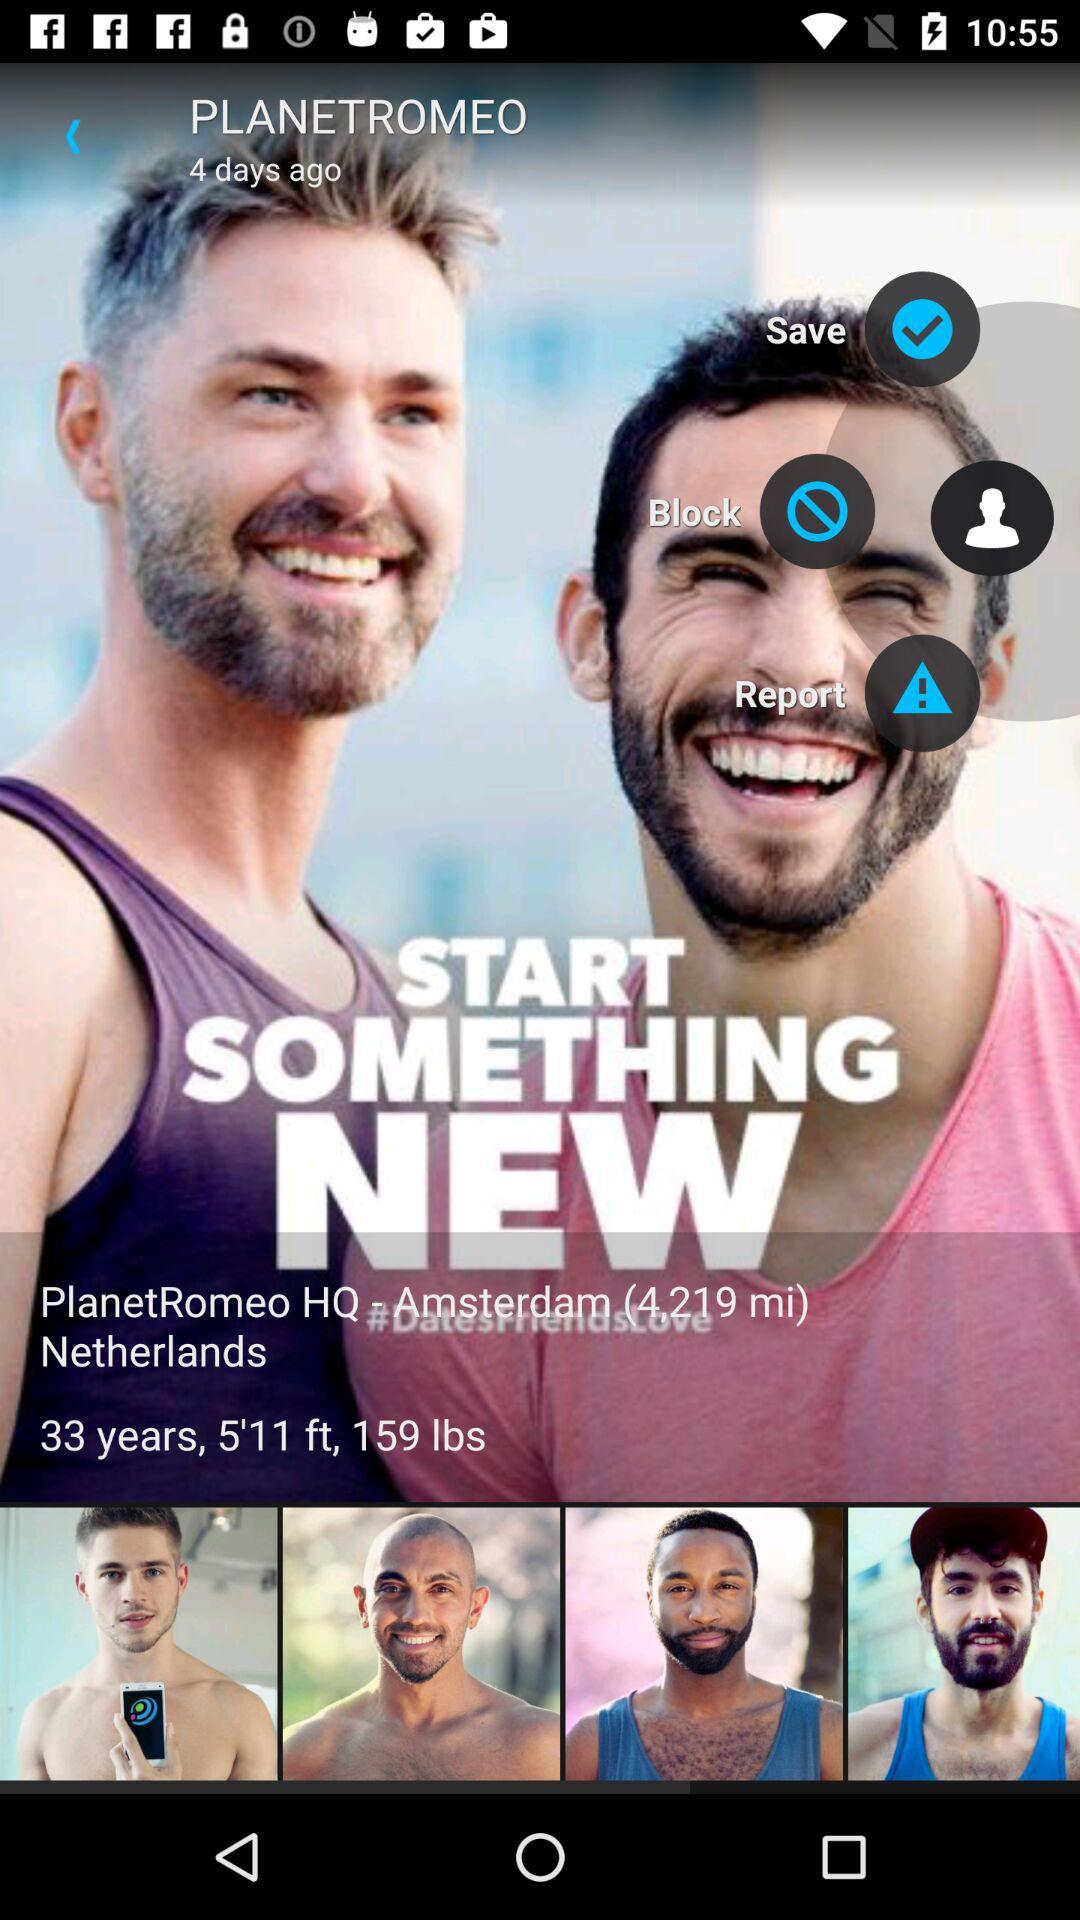 This screenshot has height=1920, width=1080. What do you see at coordinates (72, 135) in the screenshot?
I see `the item next to the planetromeo` at bounding box center [72, 135].